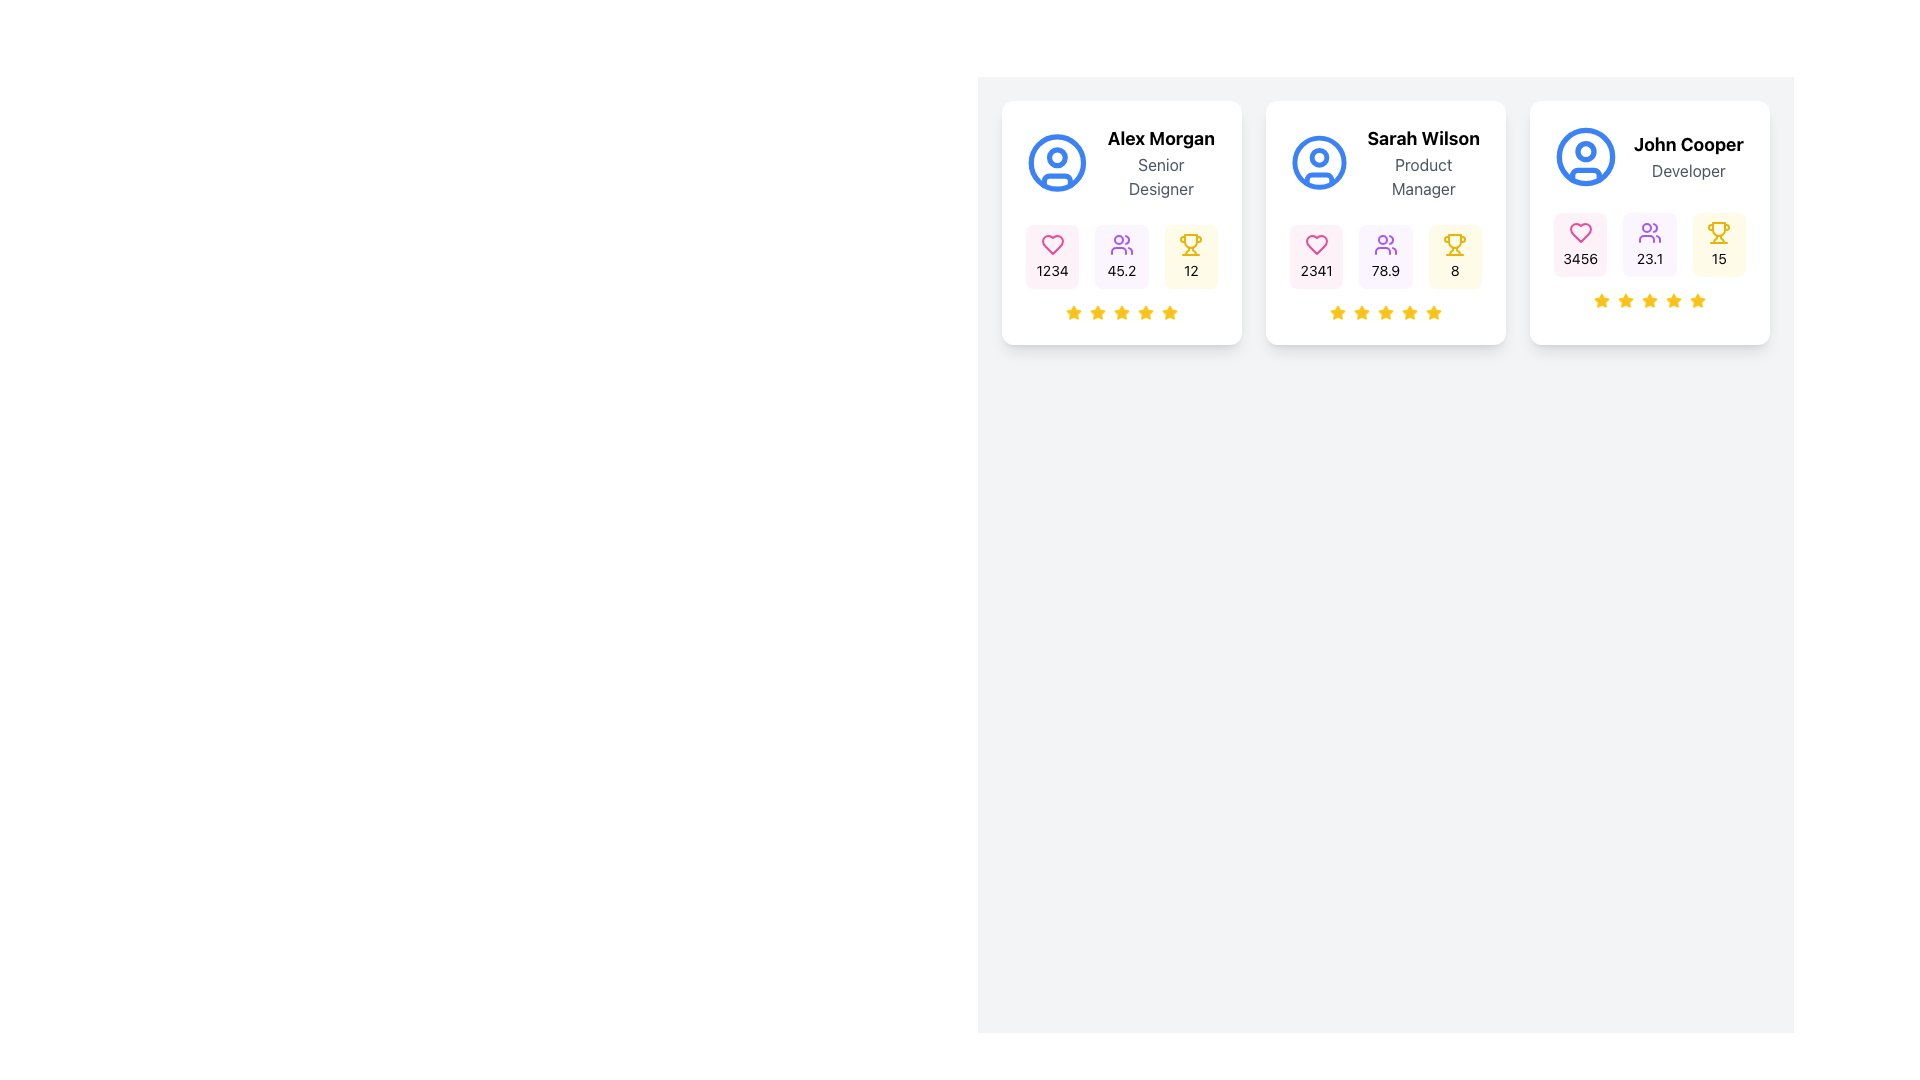 The image size is (1920, 1080). I want to click on the text label displaying 'Product Manager' located in the middle card beneath 'Sarah Wilson', so click(1422, 176).